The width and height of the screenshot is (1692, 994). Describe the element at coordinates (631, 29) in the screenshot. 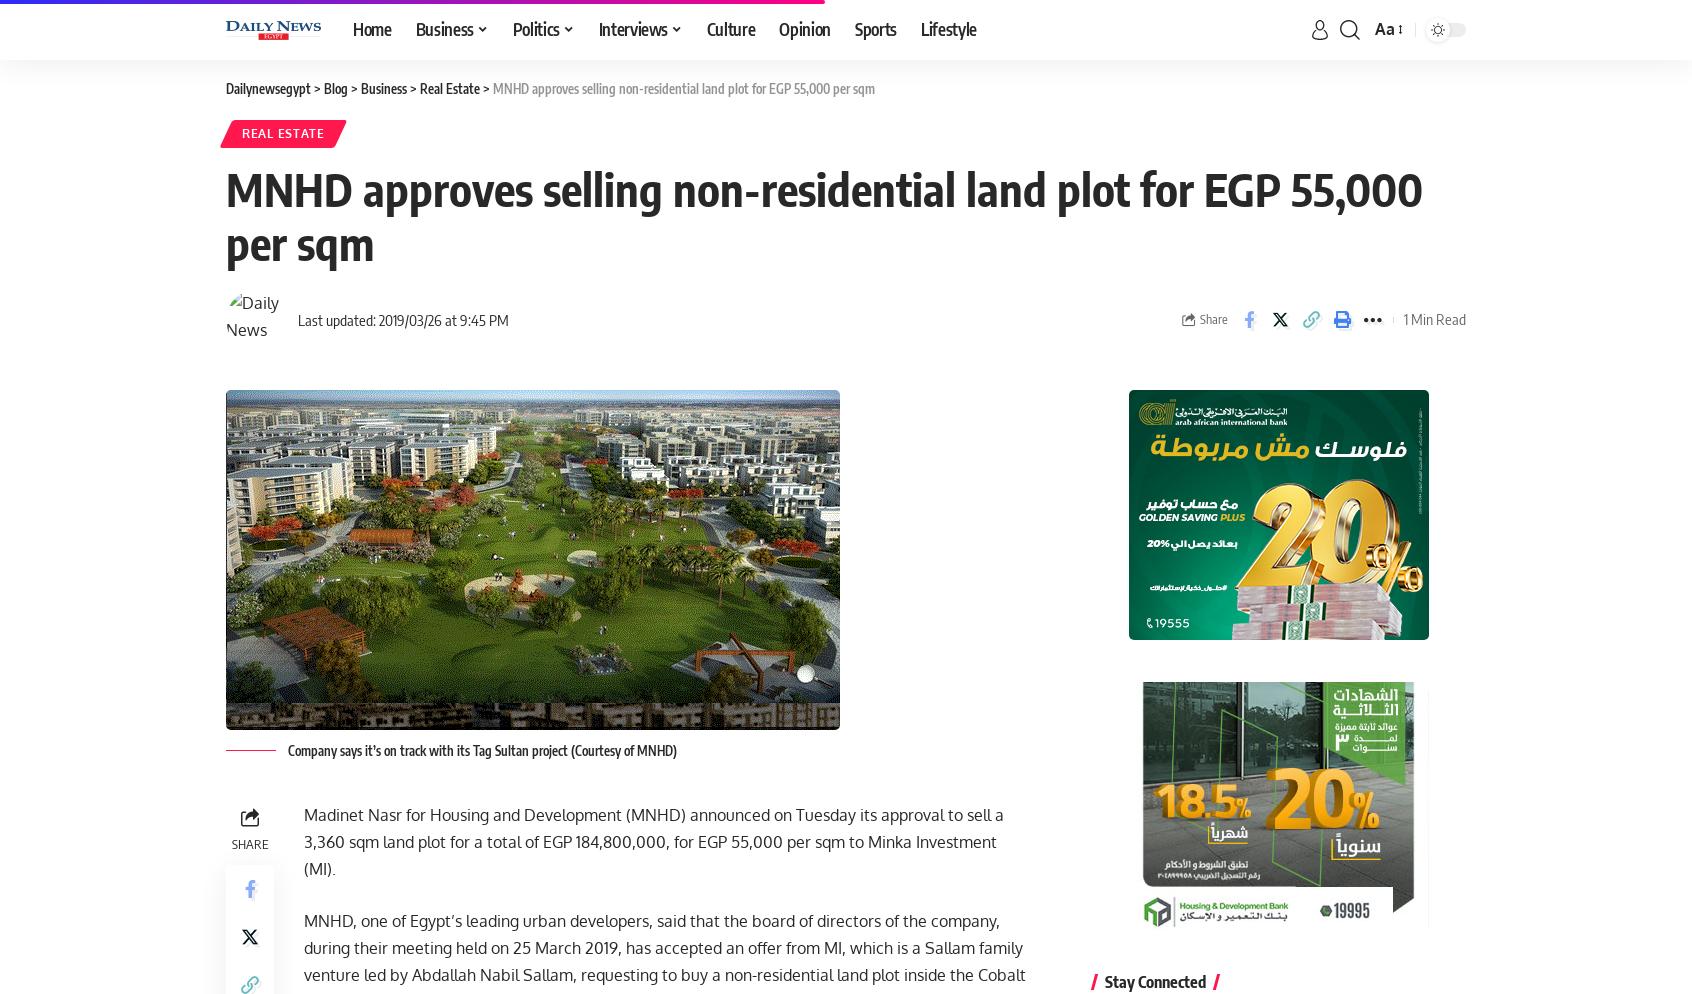

I see `'Interviews'` at that location.